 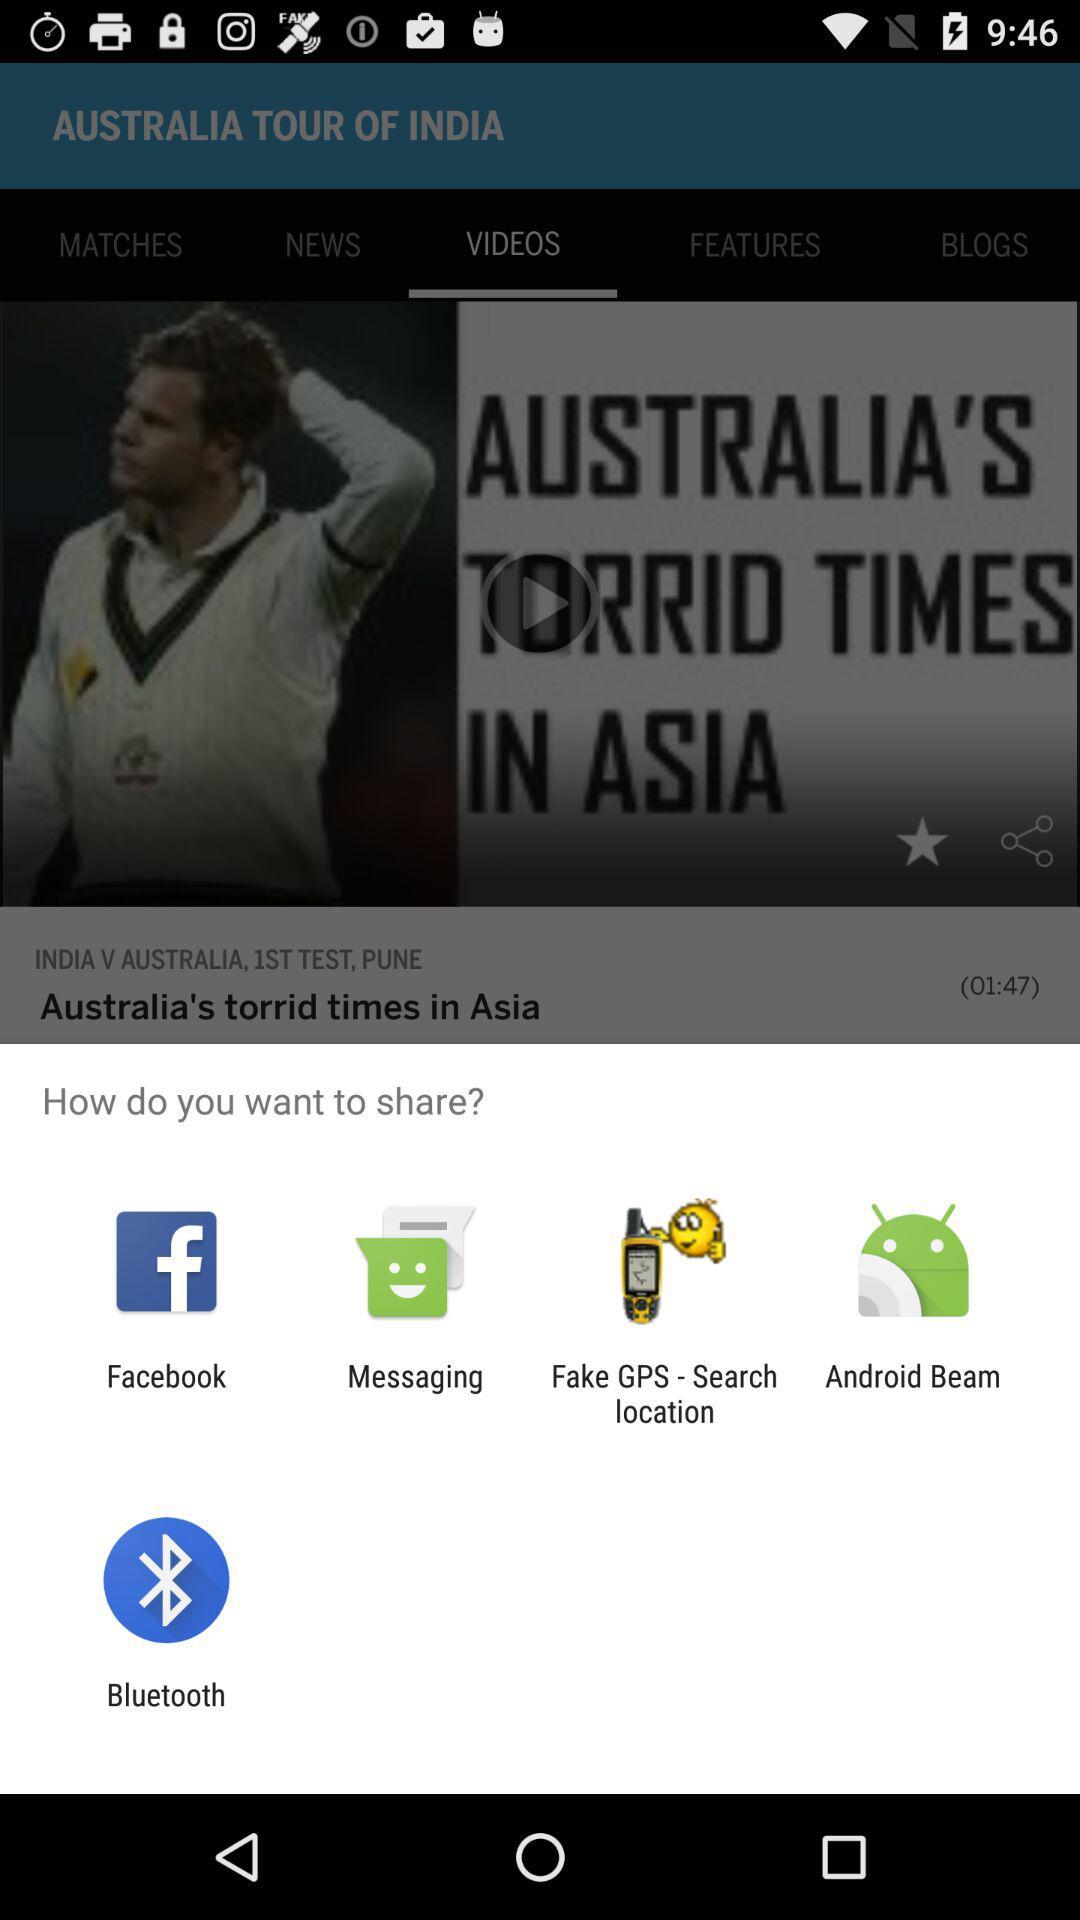 I want to click on the item next to fake gps search item, so click(x=414, y=1392).